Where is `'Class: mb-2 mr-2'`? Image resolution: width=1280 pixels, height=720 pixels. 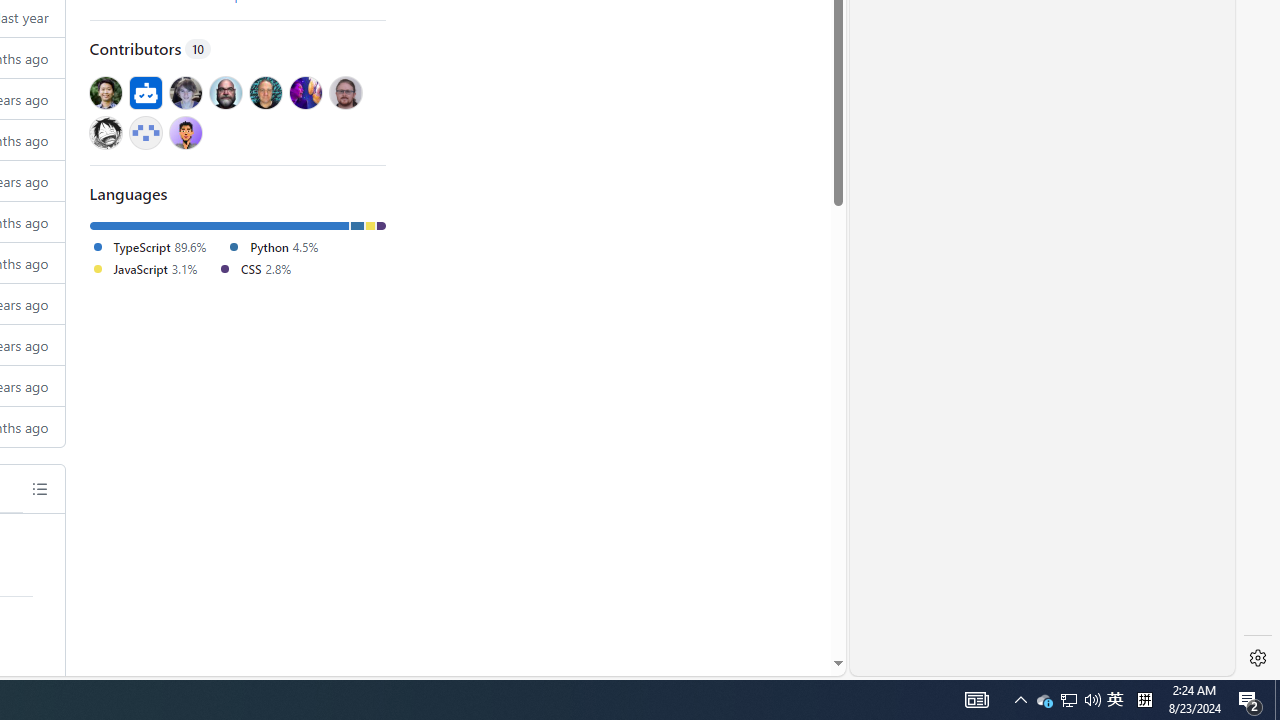 'Class: mb-2 mr-2' is located at coordinates (185, 132).